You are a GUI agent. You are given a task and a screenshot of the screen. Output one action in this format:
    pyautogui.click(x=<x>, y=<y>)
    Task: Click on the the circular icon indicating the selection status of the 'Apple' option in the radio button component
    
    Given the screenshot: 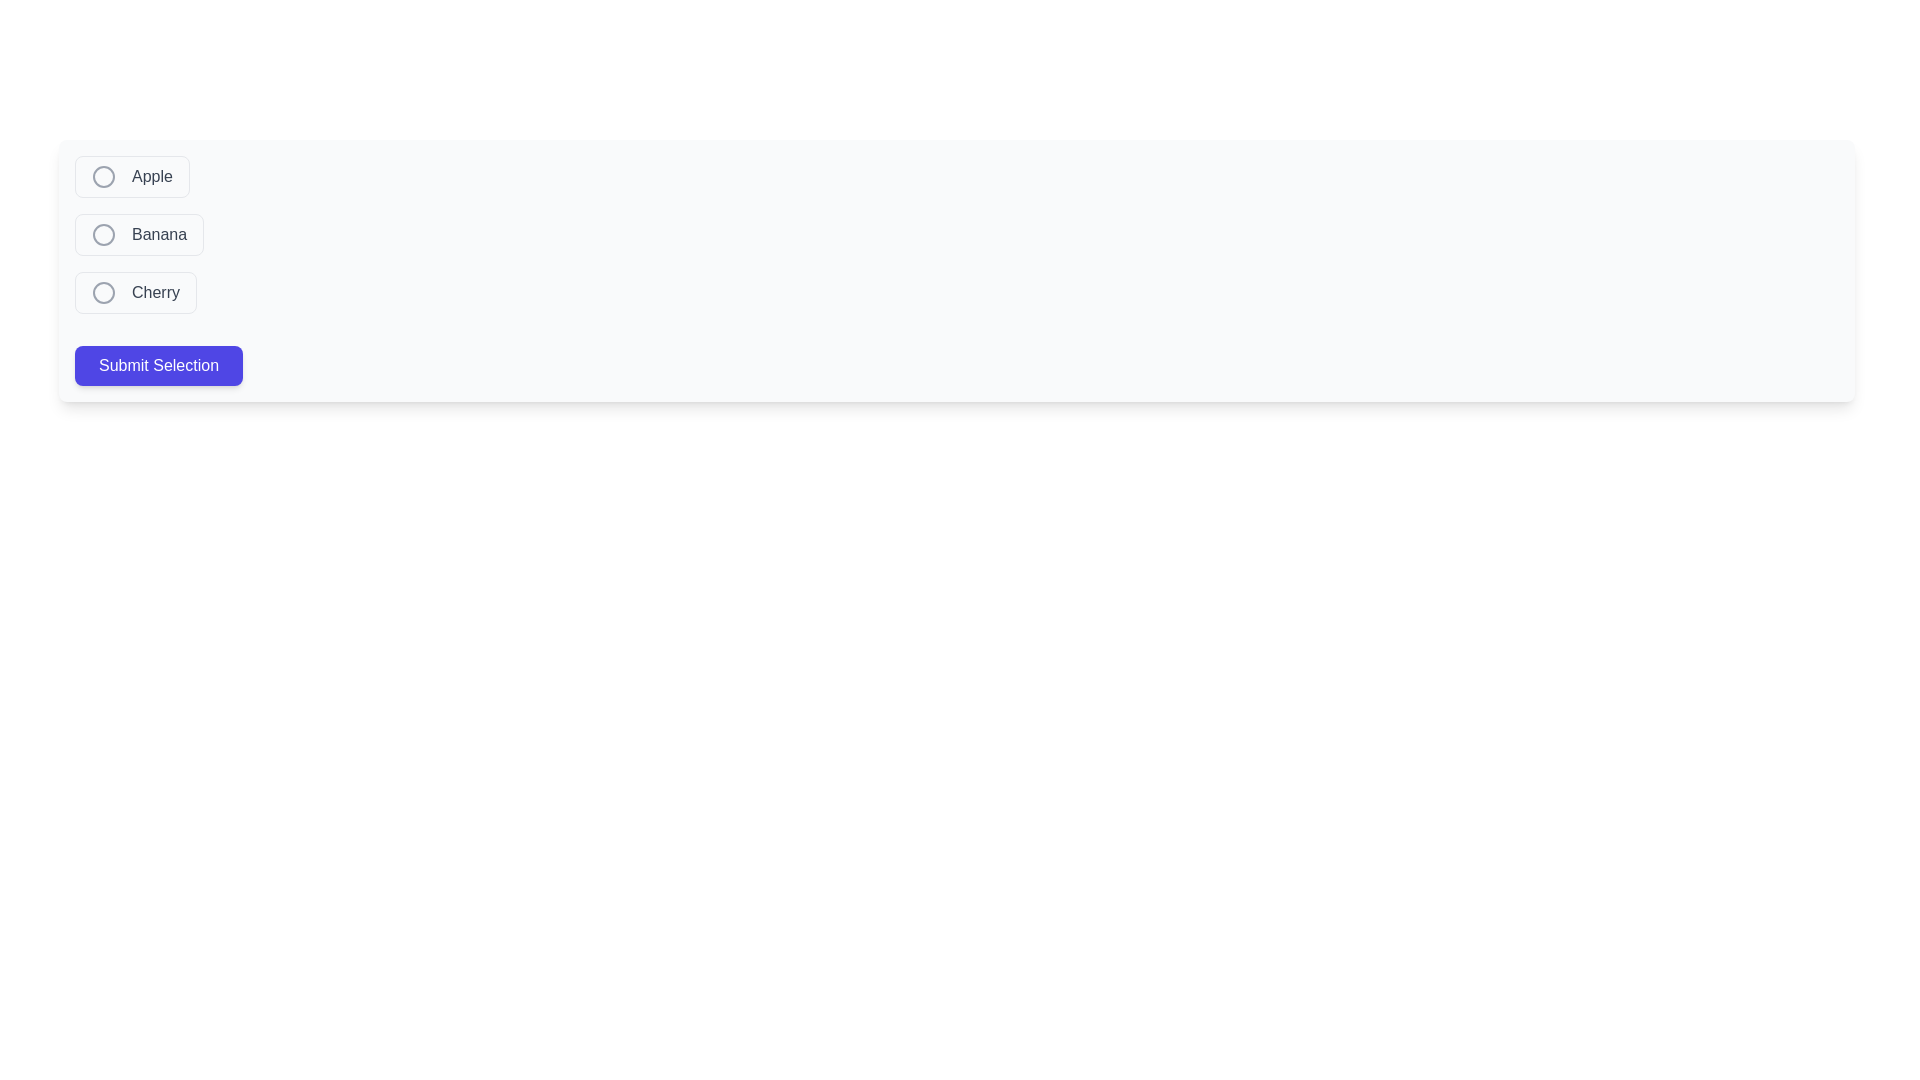 What is the action you would take?
    pyautogui.click(x=103, y=176)
    